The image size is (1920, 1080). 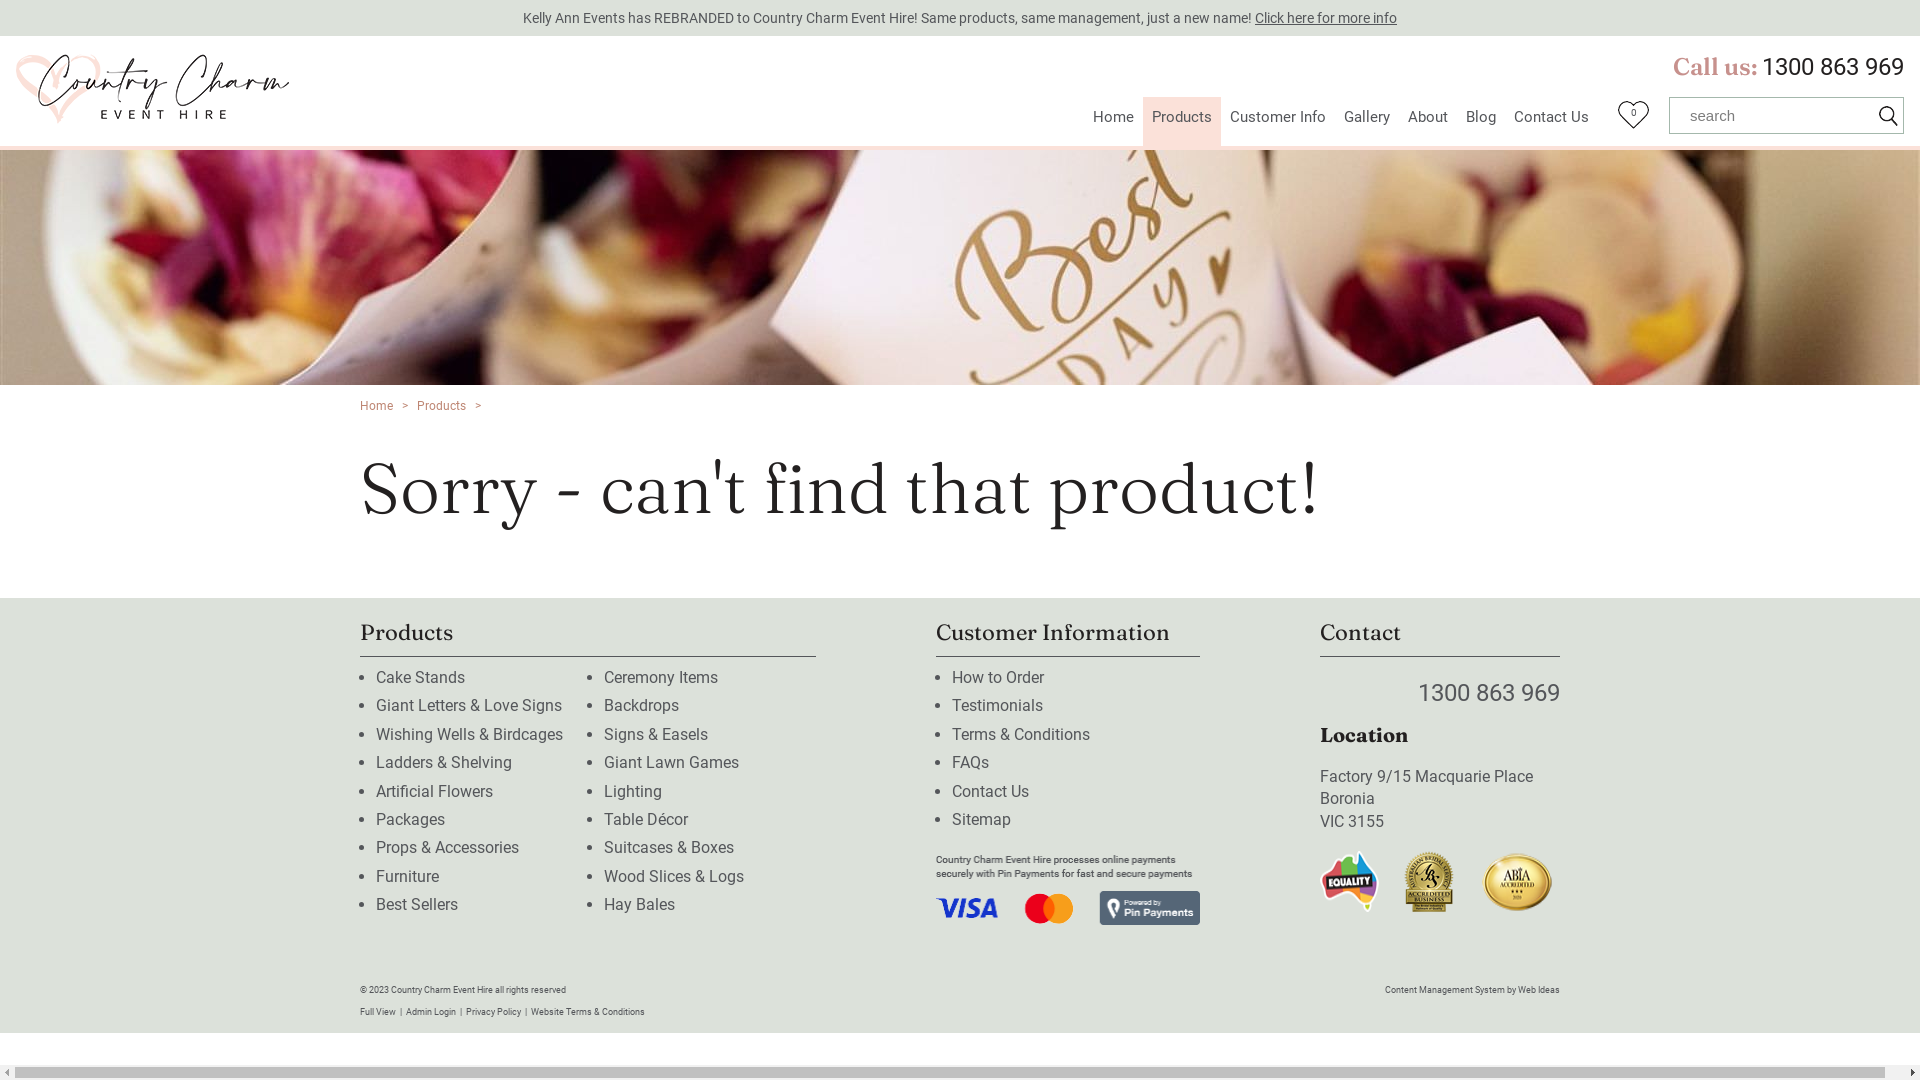 I want to click on 'Giant Lawn Games', so click(x=671, y=762).